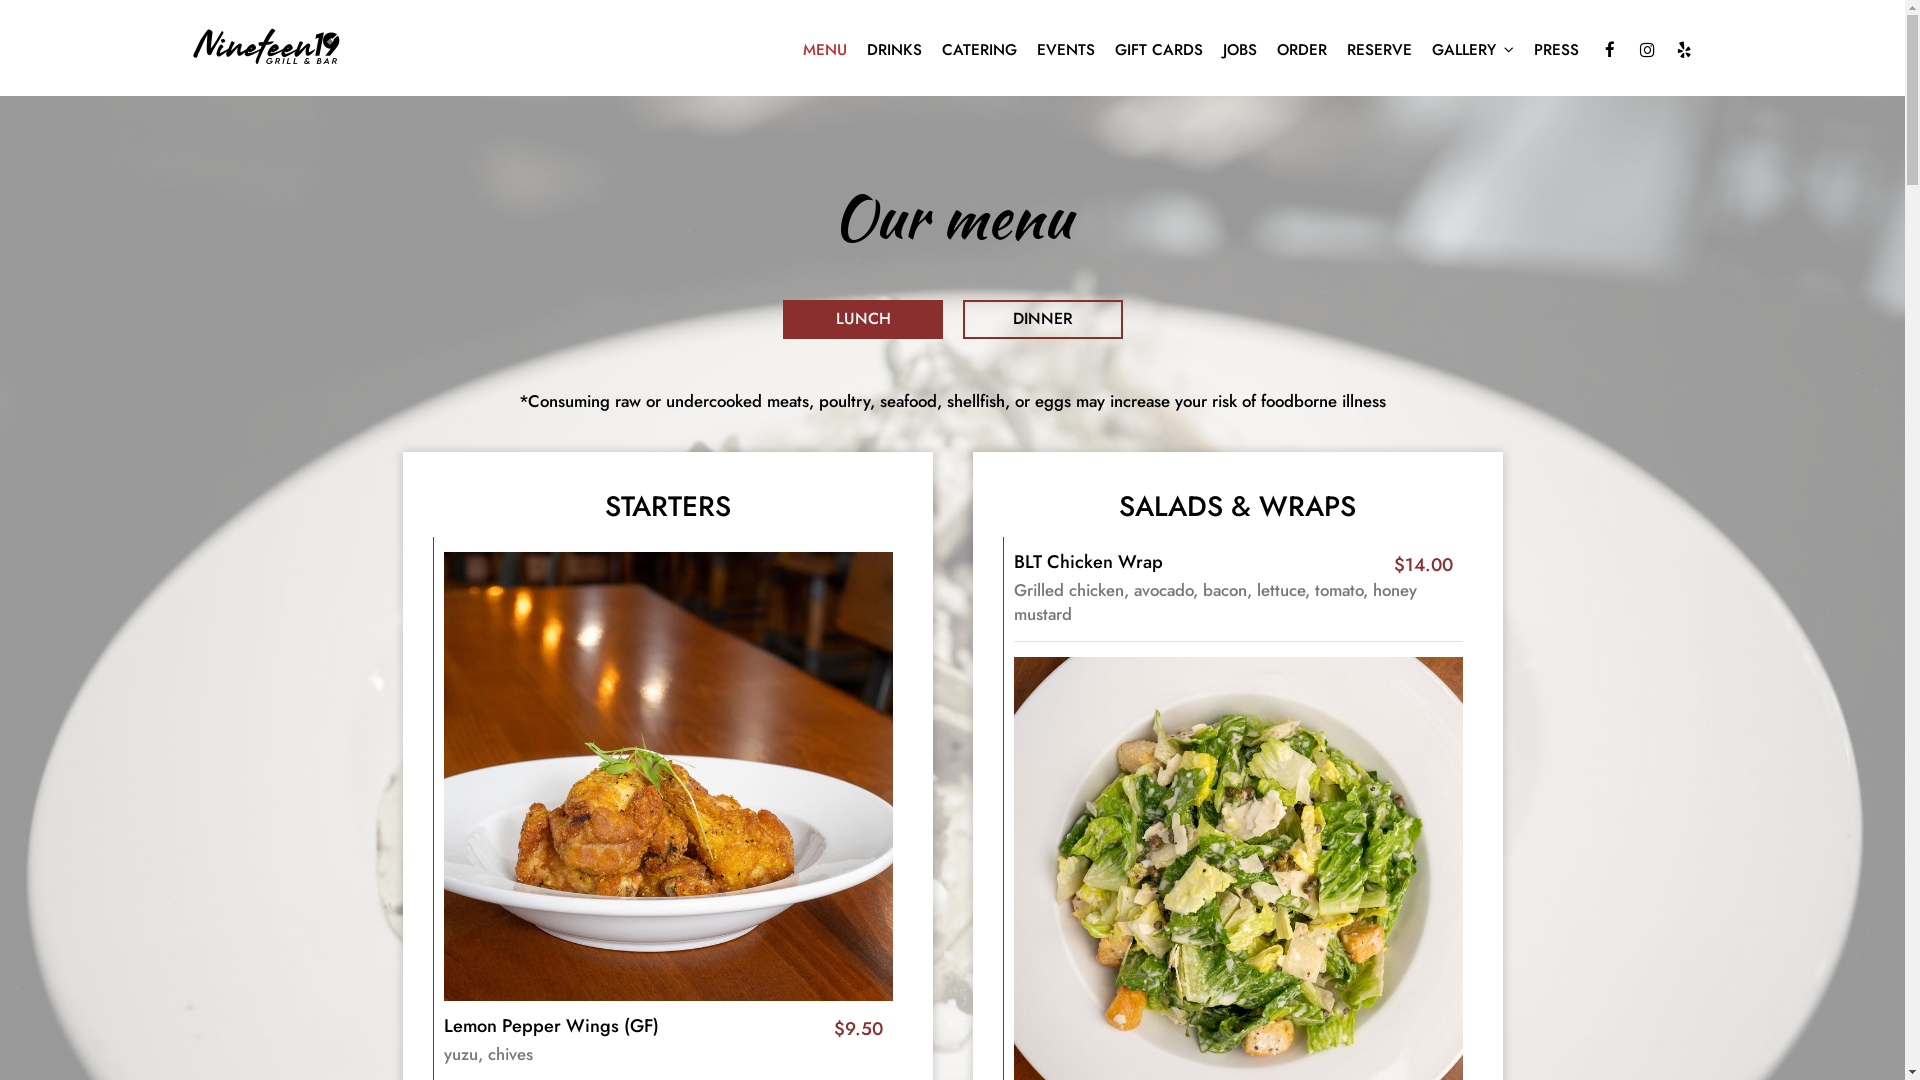  What do you see at coordinates (930, 49) in the screenshot?
I see `'CATERING'` at bounding box center [930, 49].